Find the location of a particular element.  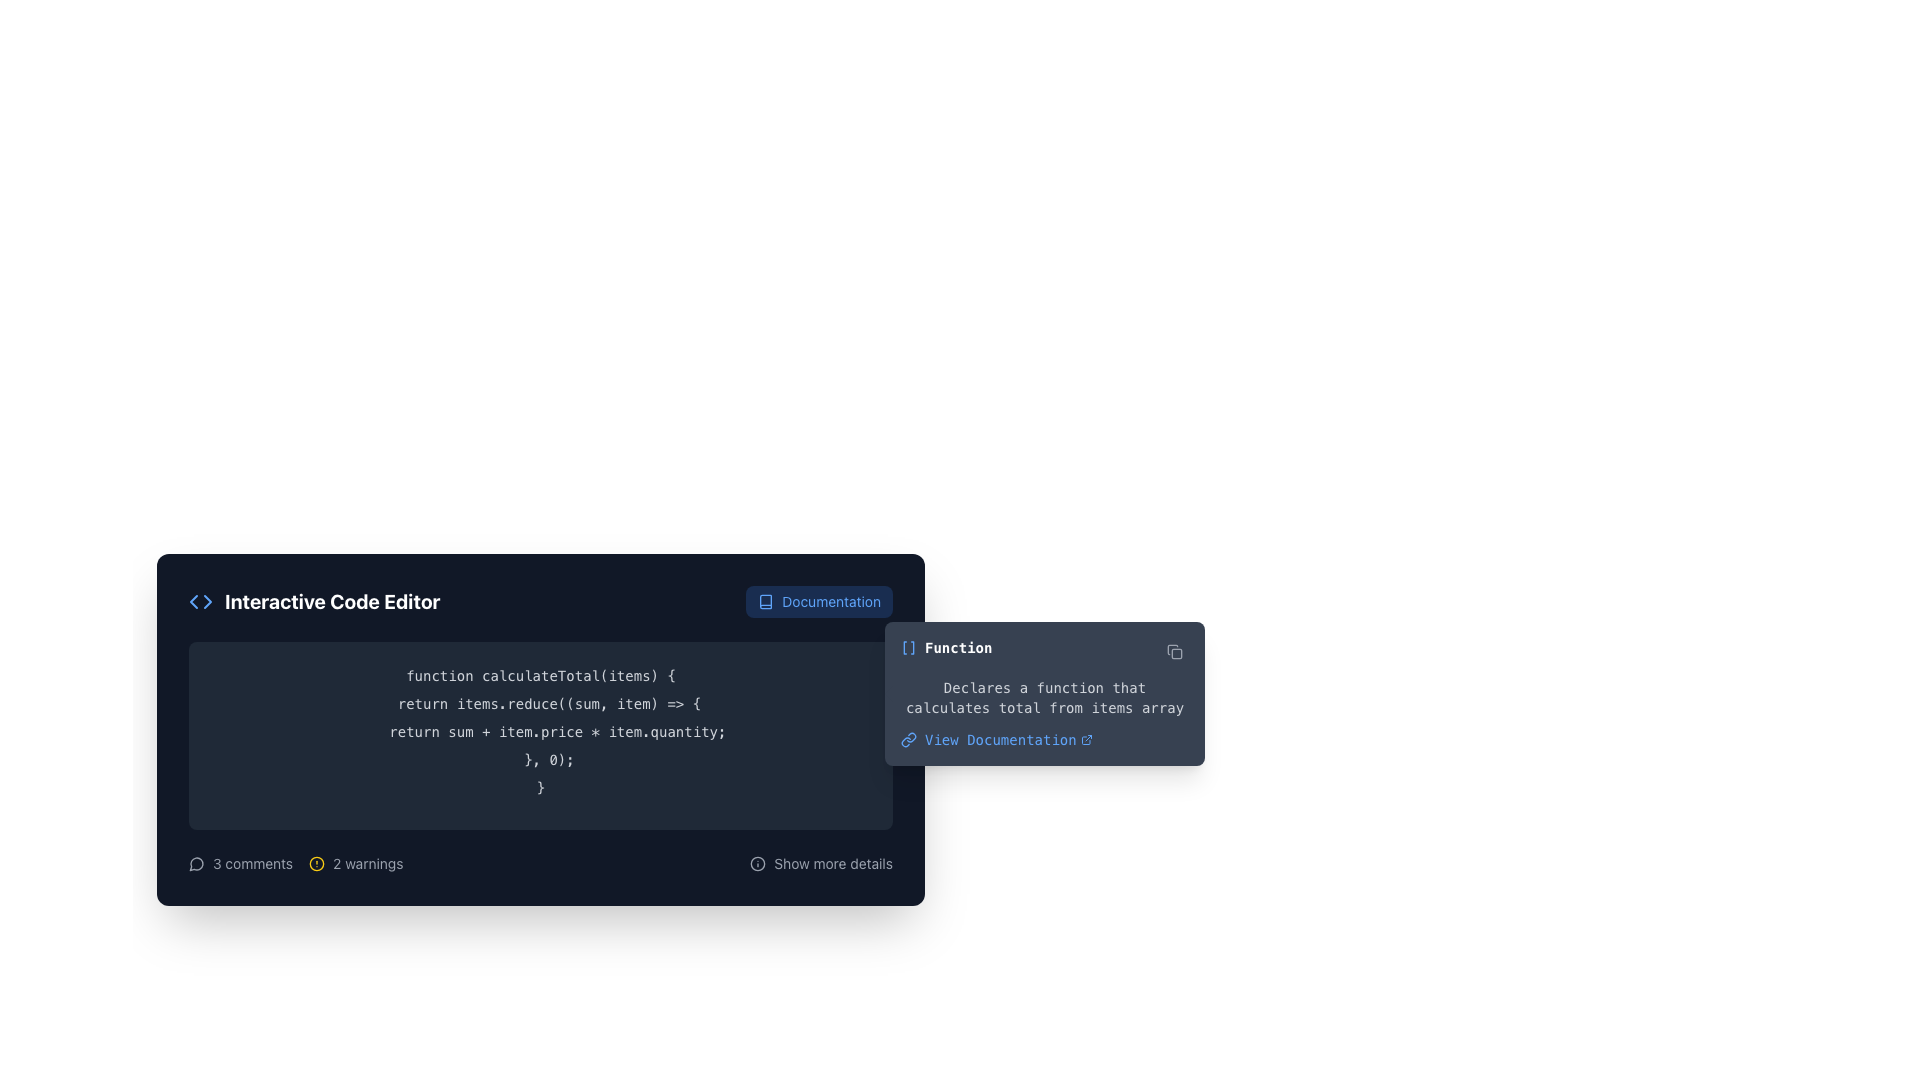

the SVG icon depicting a book, which is located within the 'Documentation' button on the right side of the interface is located at coordinates (765, 600).